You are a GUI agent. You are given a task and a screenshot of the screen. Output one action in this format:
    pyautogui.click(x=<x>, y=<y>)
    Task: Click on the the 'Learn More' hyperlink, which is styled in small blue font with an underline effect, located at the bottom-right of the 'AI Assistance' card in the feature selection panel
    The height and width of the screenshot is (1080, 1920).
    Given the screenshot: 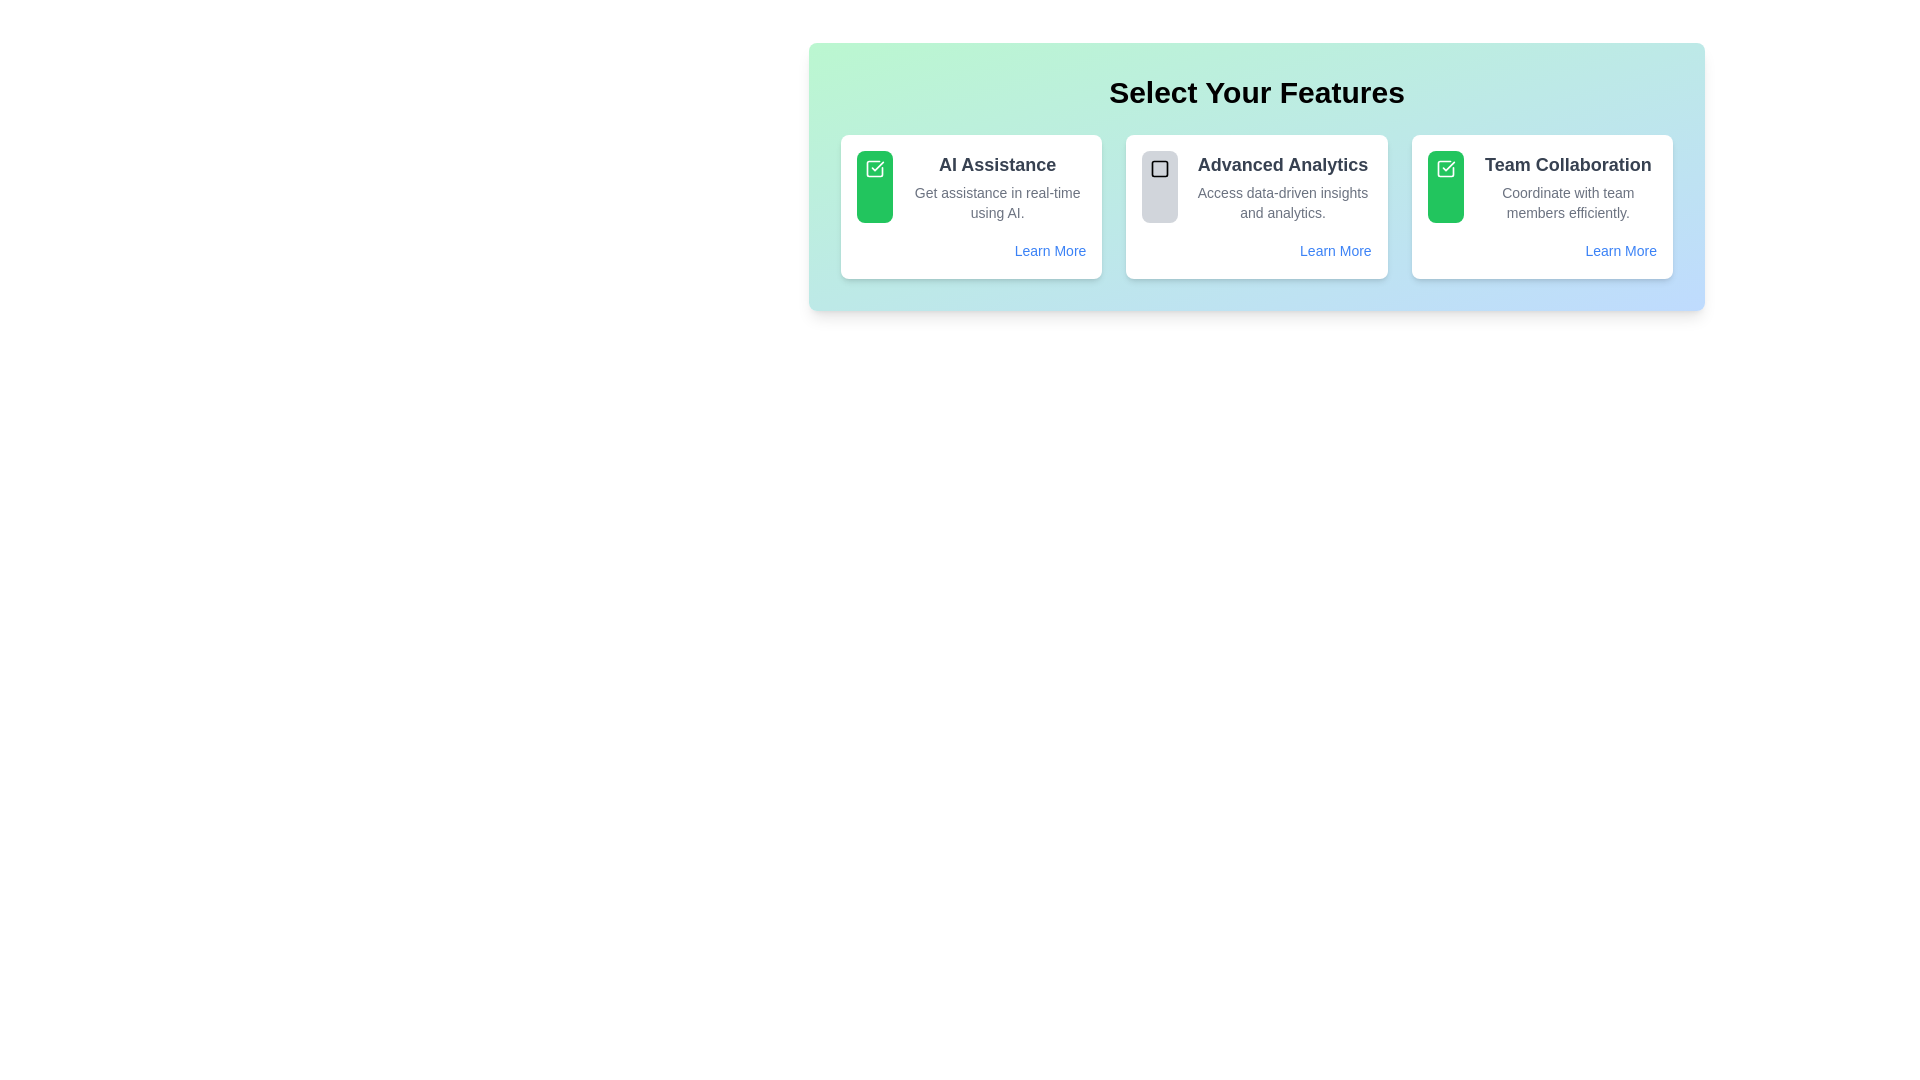 What is the action you would take?
    pyautogui.click(x=971, y=249)
    